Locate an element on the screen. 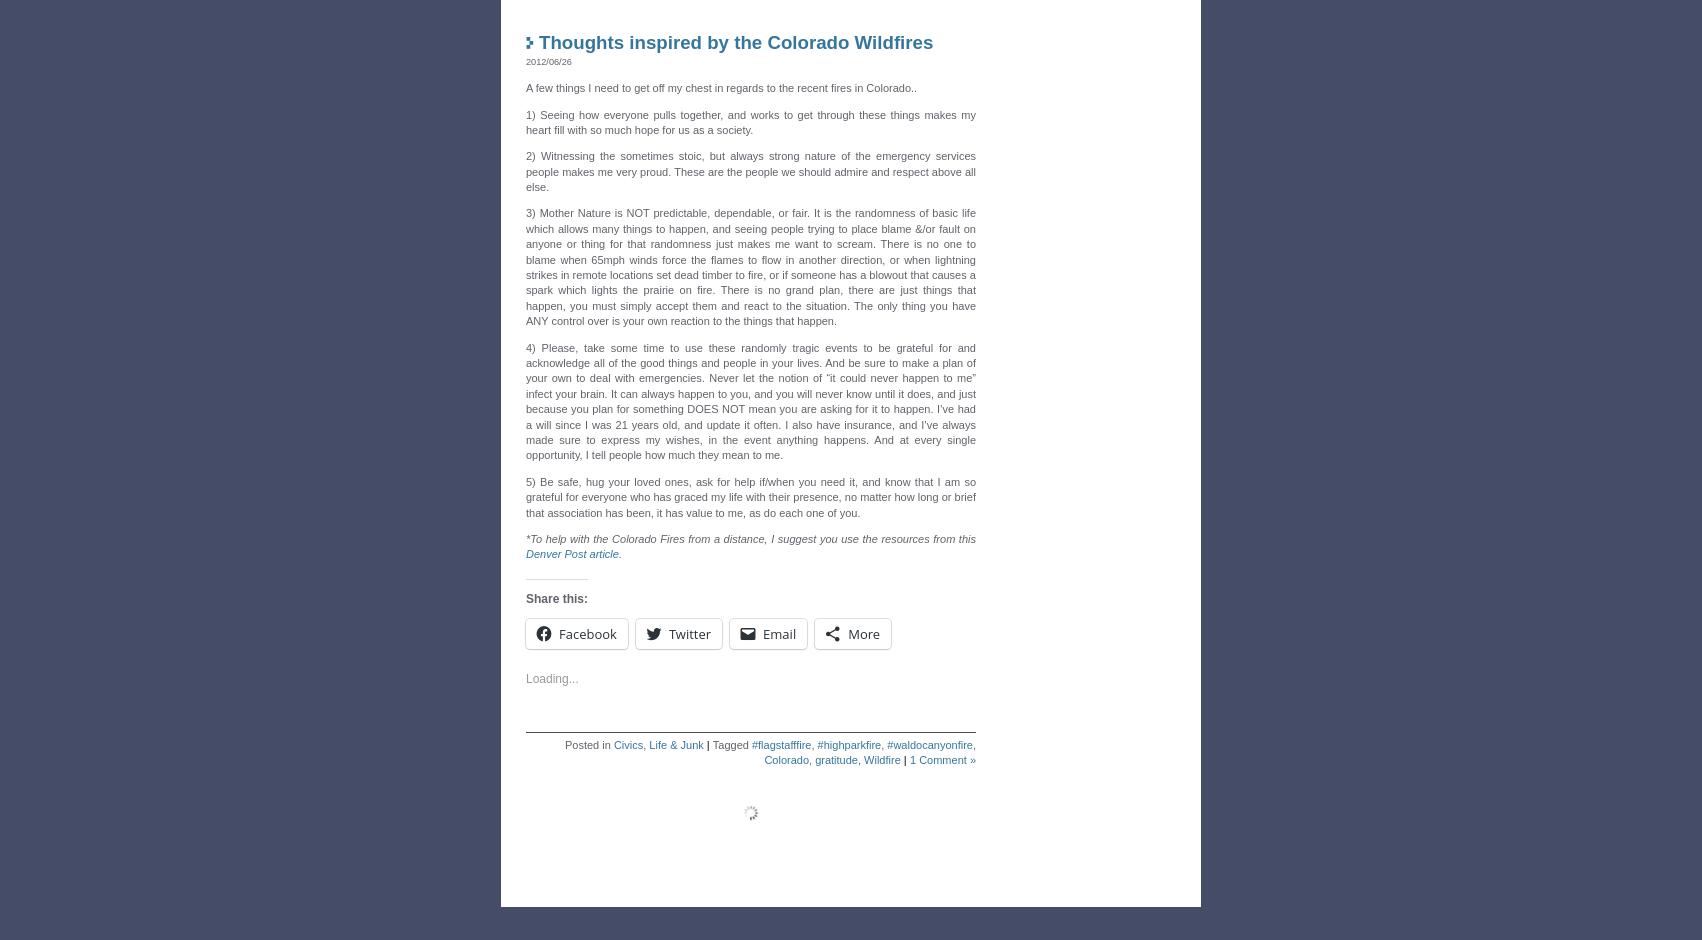 This screenshot has height=940, width=1702. 'Thoughts inspired by the Colorado Wildfires' is located at coordinates (734, 37).